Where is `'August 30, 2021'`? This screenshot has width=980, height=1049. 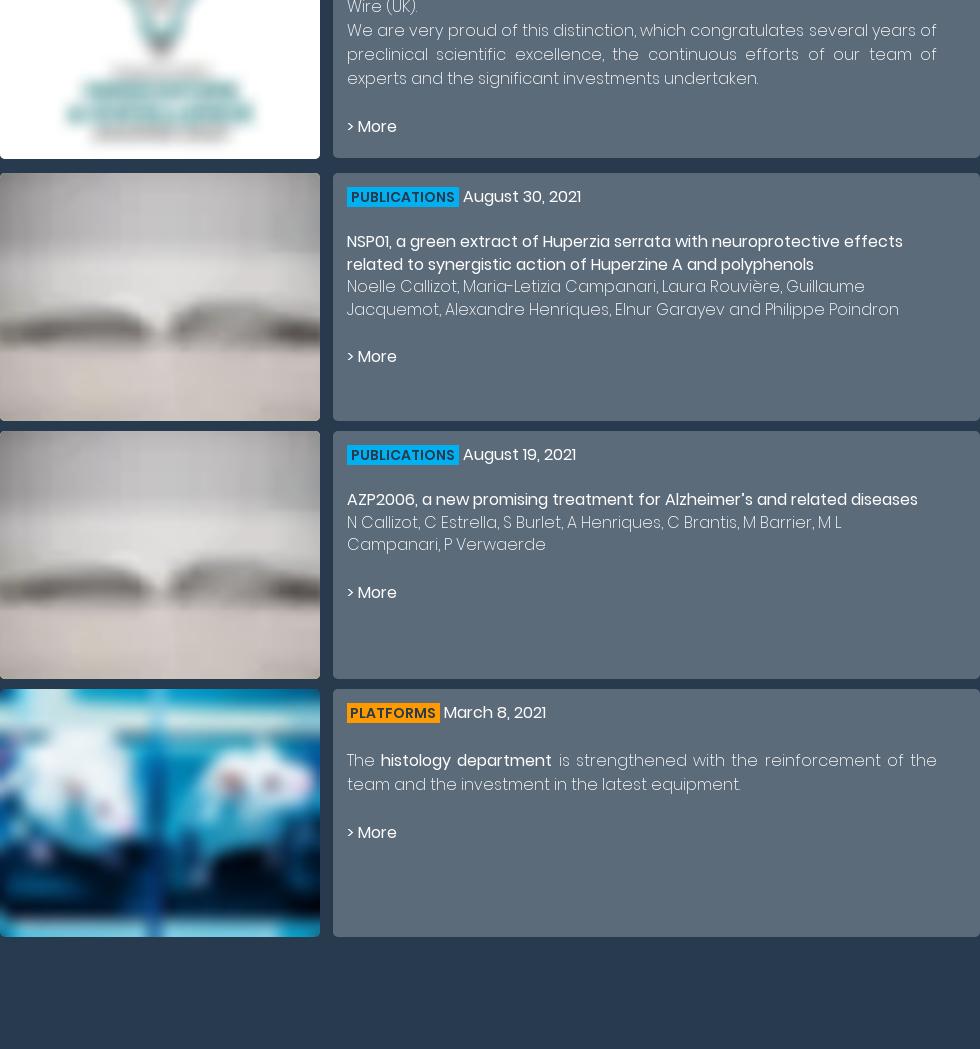 'August 30, 2021' is located at coordinates (519, 195).